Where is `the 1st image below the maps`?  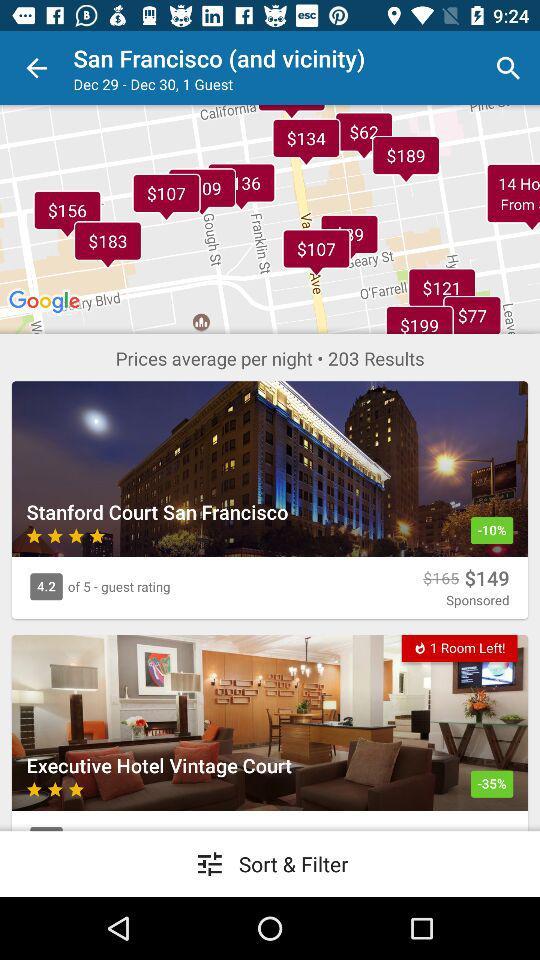
the 1st image below the maps is located at coordinates (270, 468).